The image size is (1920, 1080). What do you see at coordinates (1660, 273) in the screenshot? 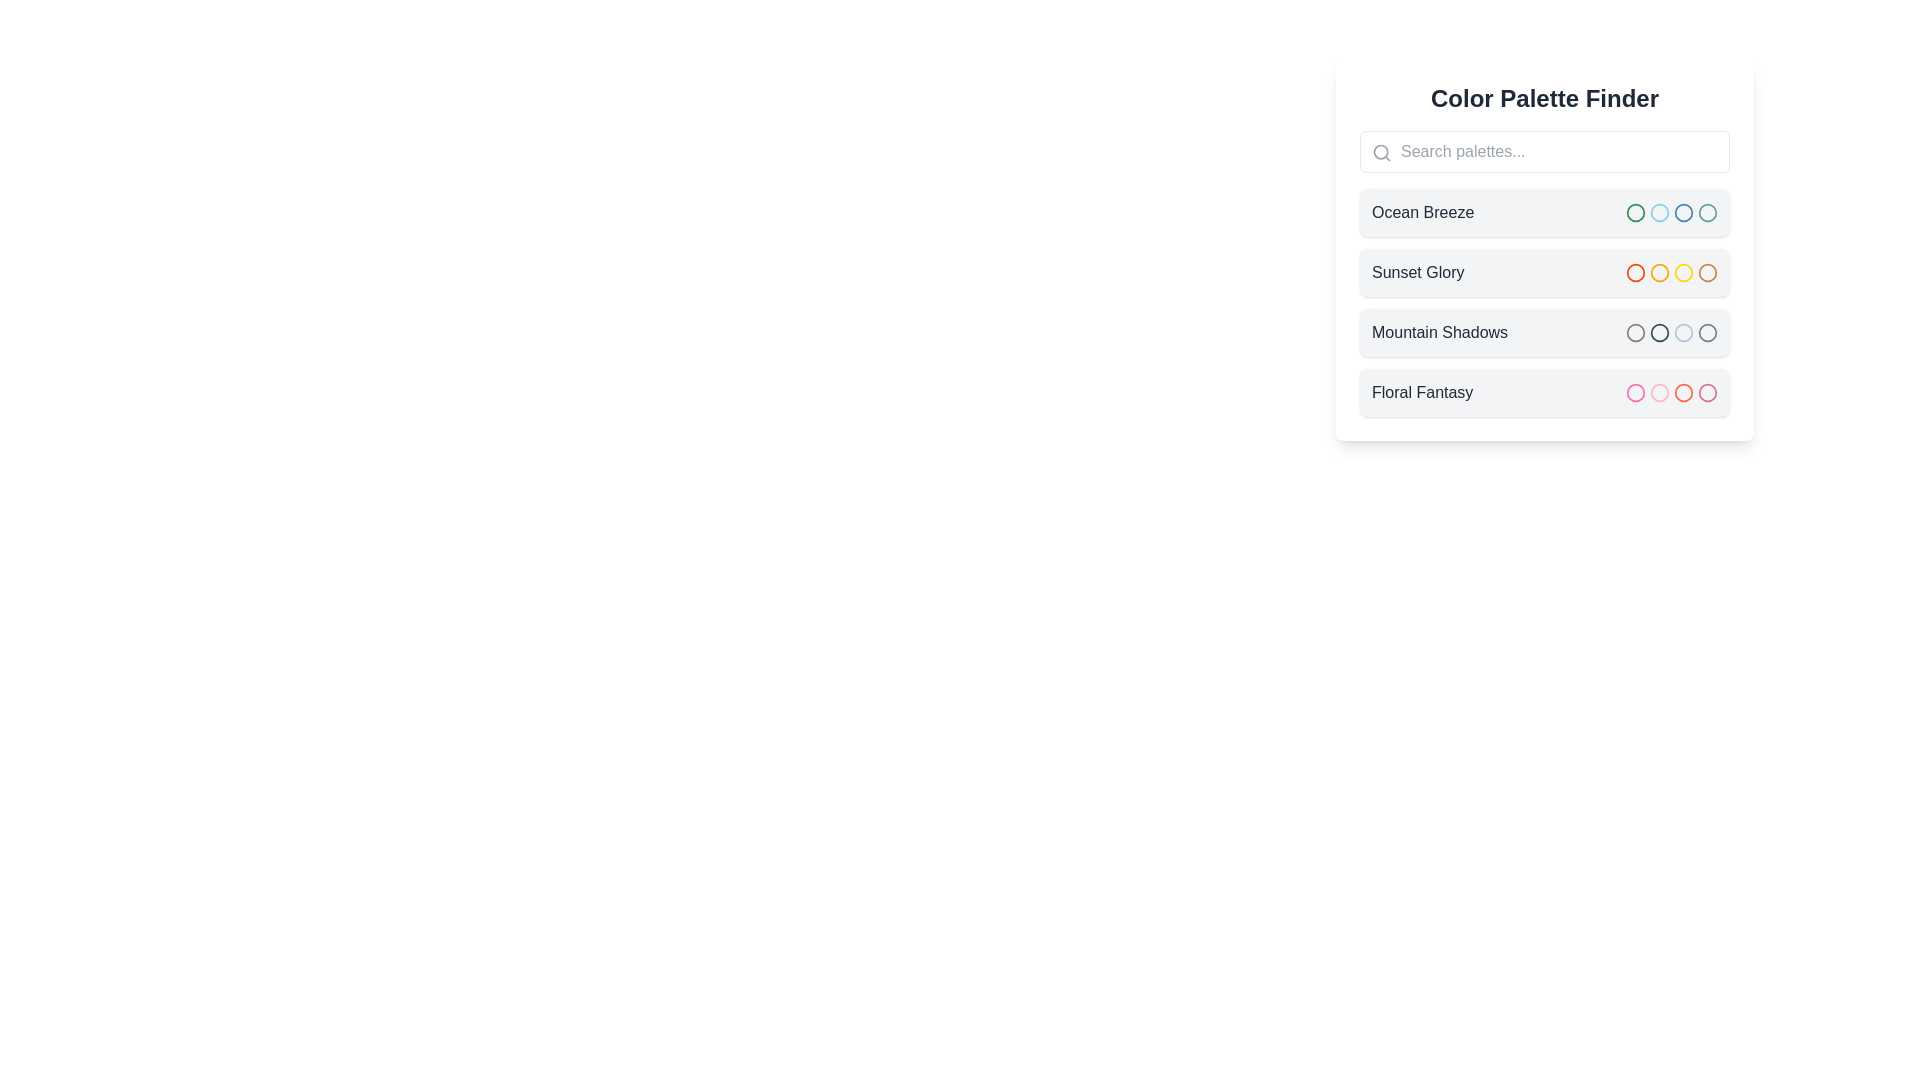
I see `on the second circular orange icon in the 'Color Palette Finder' interface` at bounding box center [1660, 273].